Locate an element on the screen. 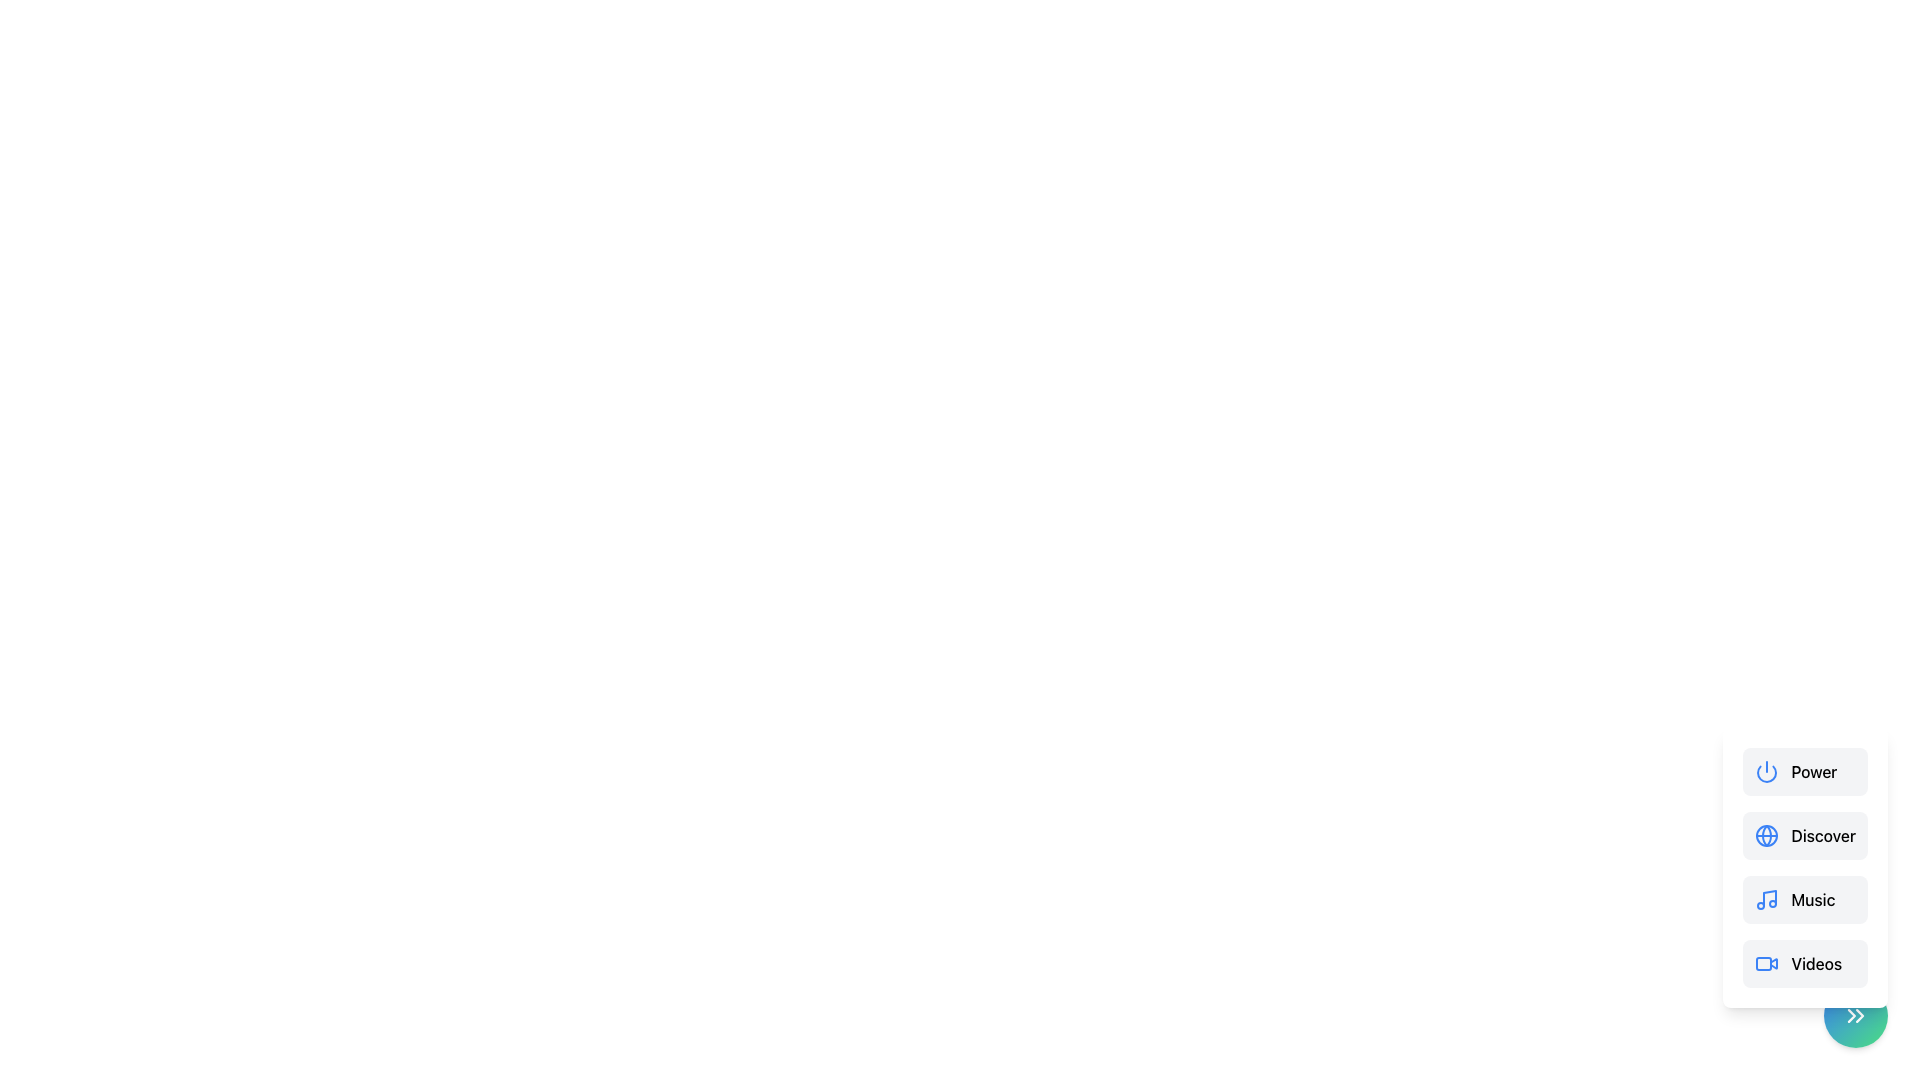 Image resolution: width=1920 pixels, height=1080 pixels. the power button located at the right edge of the interface, above the buttons labeled 'Discover', 'Music', and 'Videos' is located at coordinates (1805, 770).